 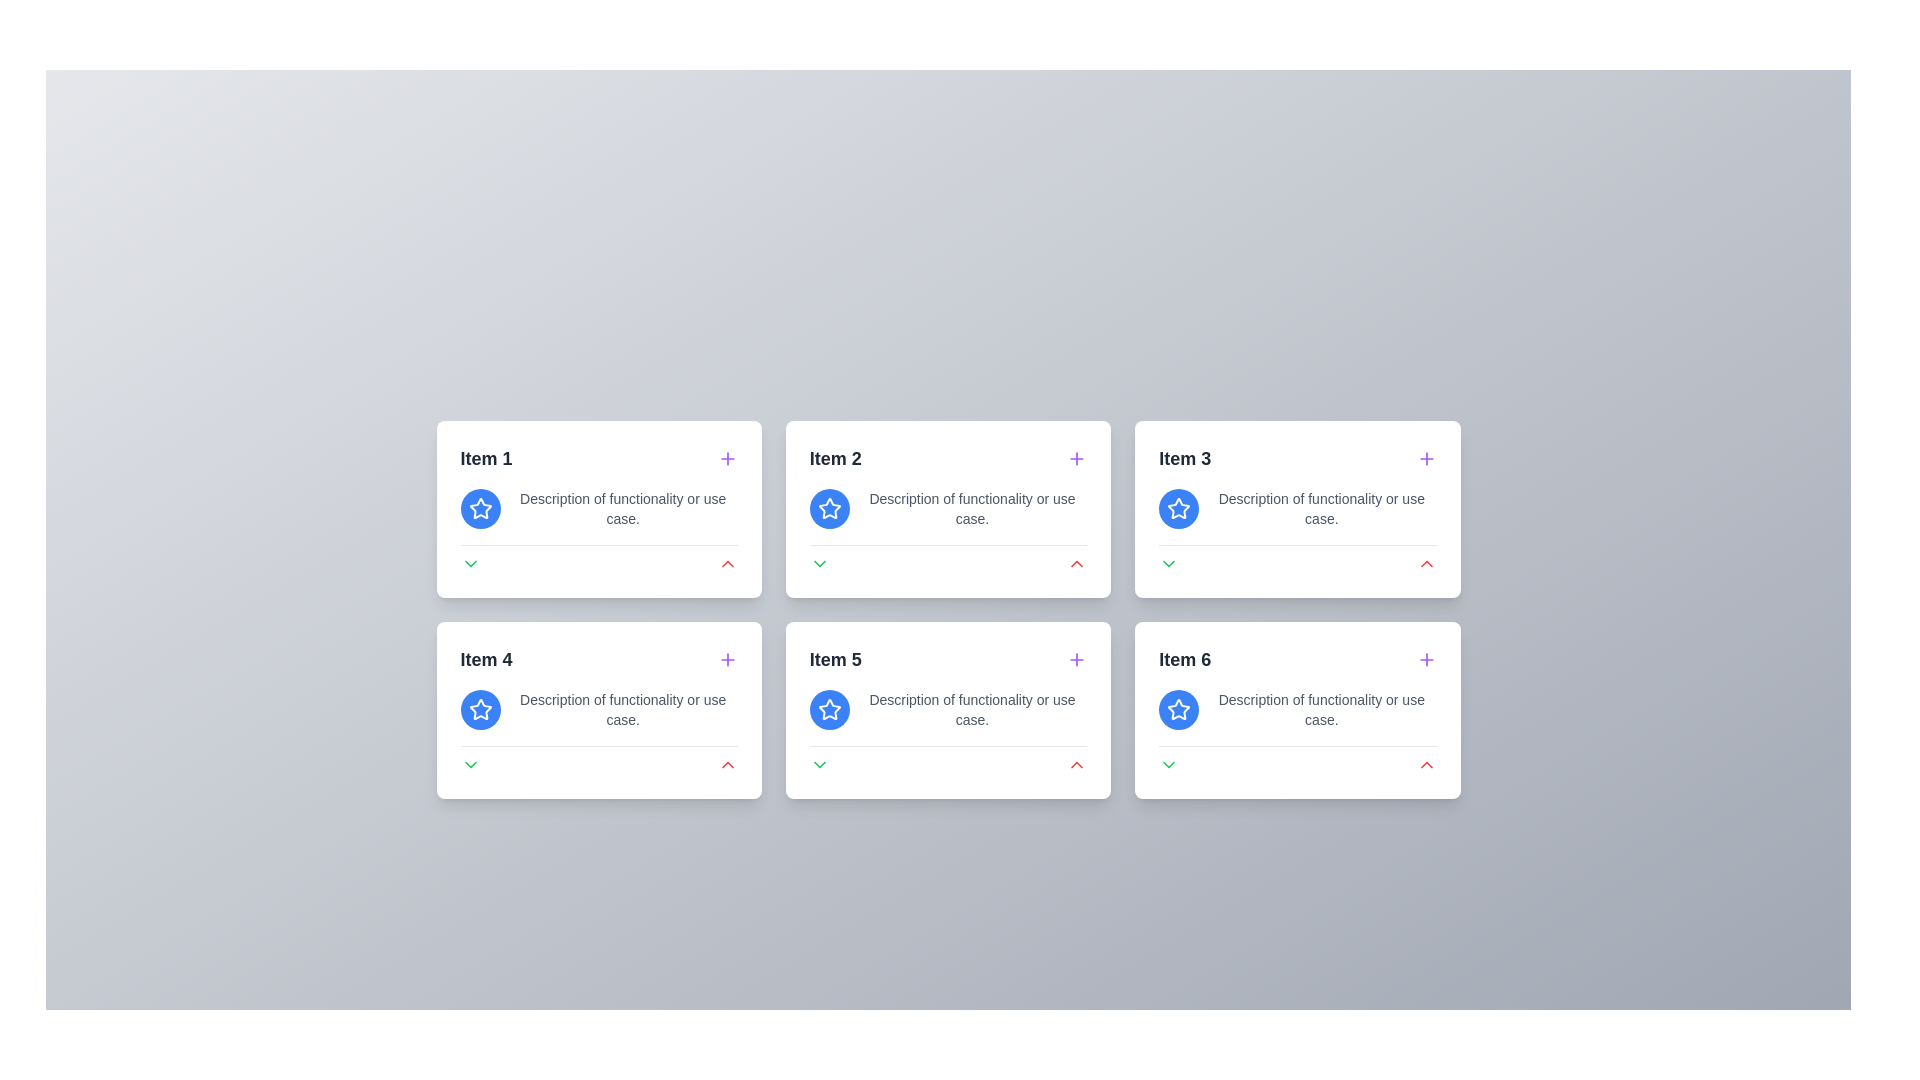 What do you see at coordinates (1179, 708) in the screenshot?
I see `the circular blue Icon button with a white star icon located in the top-left section of the card labeled 'Item 6'` at bounding box center [1179, 708].